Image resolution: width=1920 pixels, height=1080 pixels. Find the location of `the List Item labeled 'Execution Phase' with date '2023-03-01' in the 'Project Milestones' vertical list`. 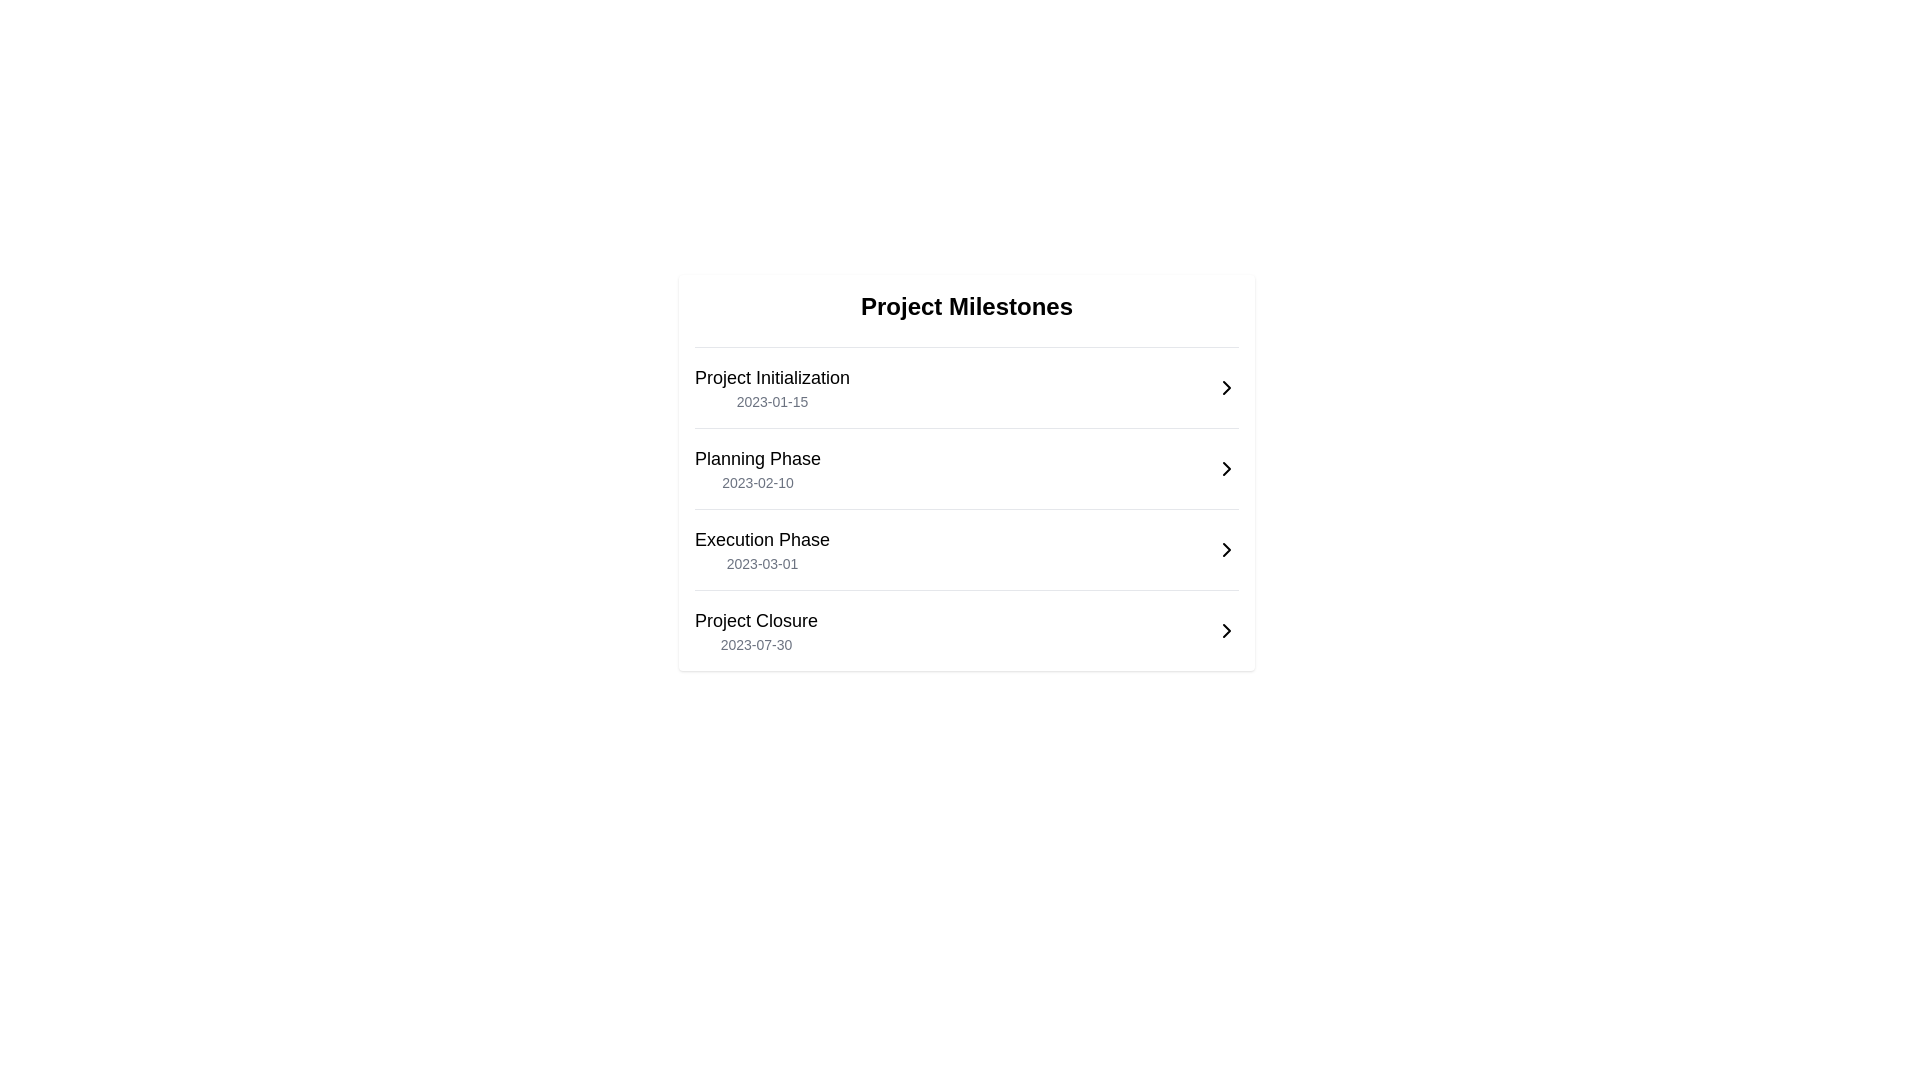

the List Item labeled 'Execution Phase' with date '2023-03-01' in the 'Project Milestones' vertical list is located at coordinates (966, 540).